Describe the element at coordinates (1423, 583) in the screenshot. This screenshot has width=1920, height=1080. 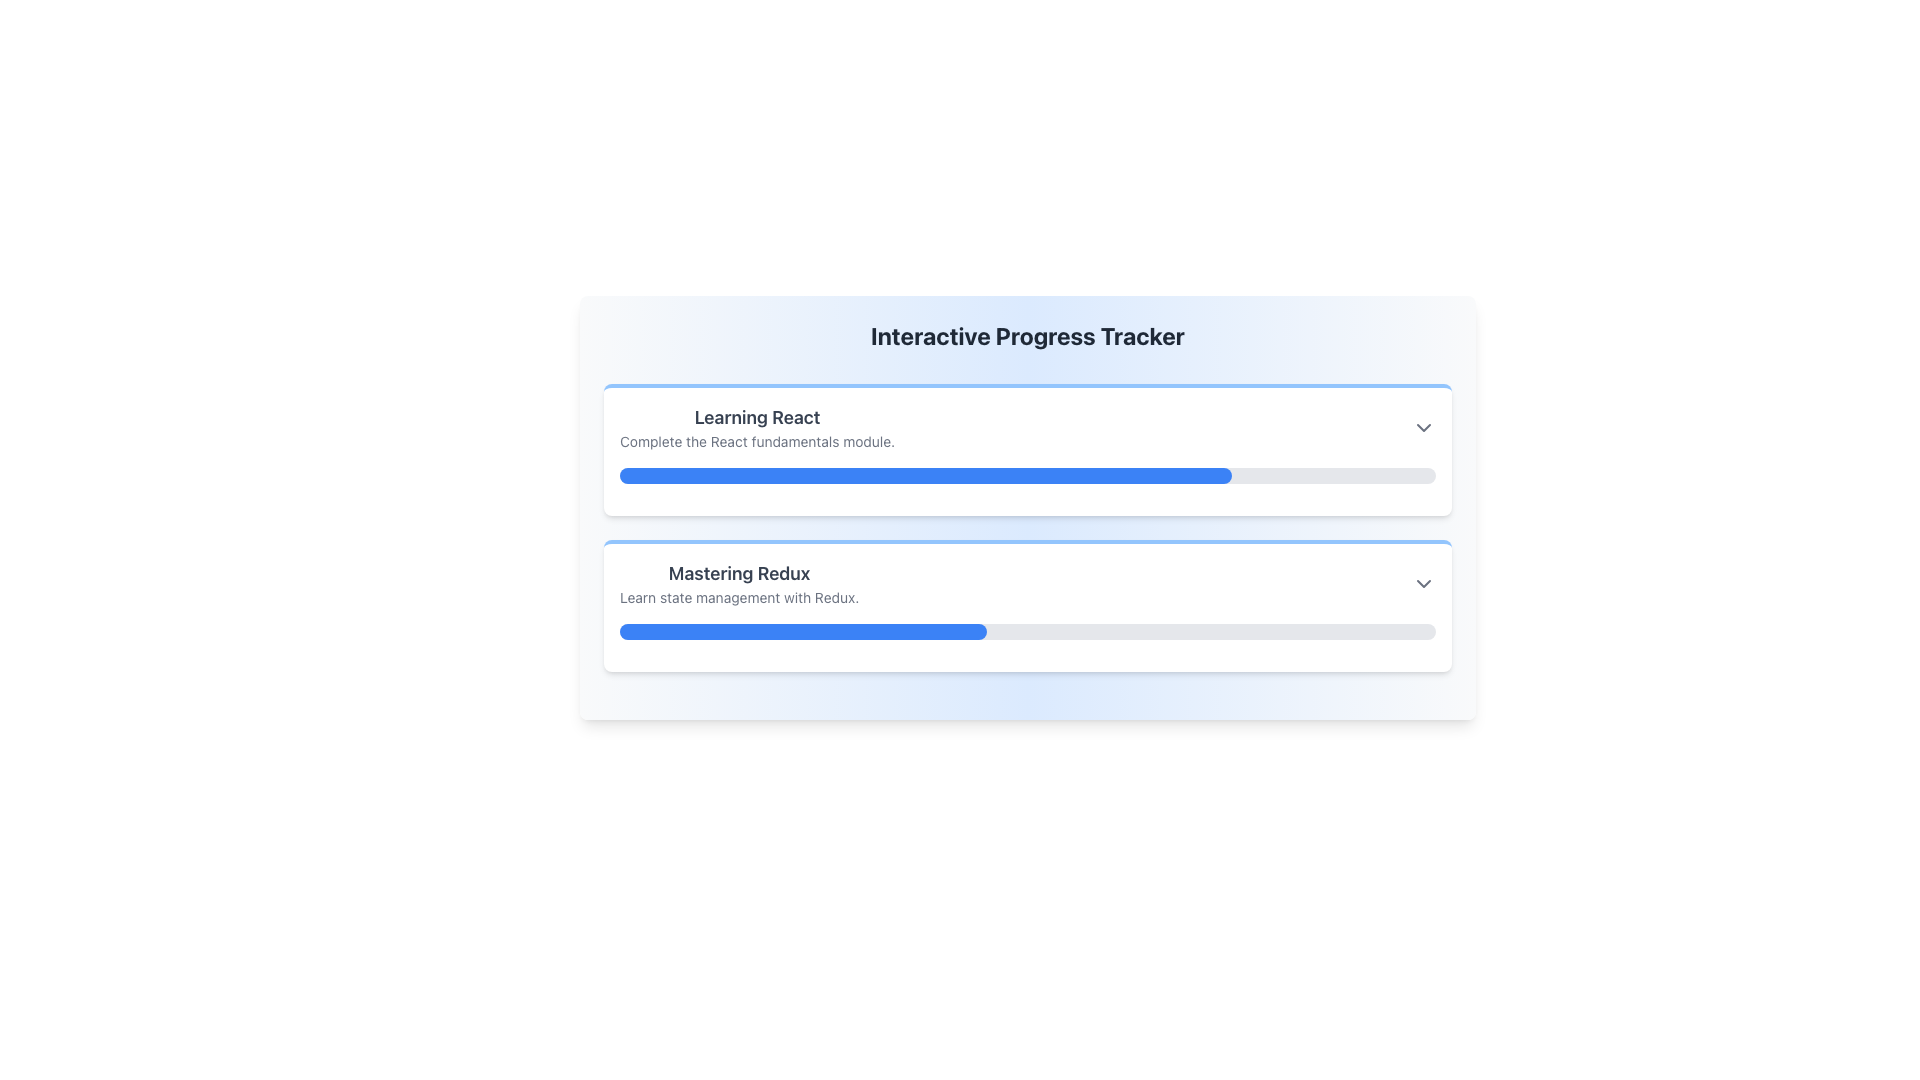
I see `the chevron icon in the top-right corner of the 'Mastering Redux' module` at that location.